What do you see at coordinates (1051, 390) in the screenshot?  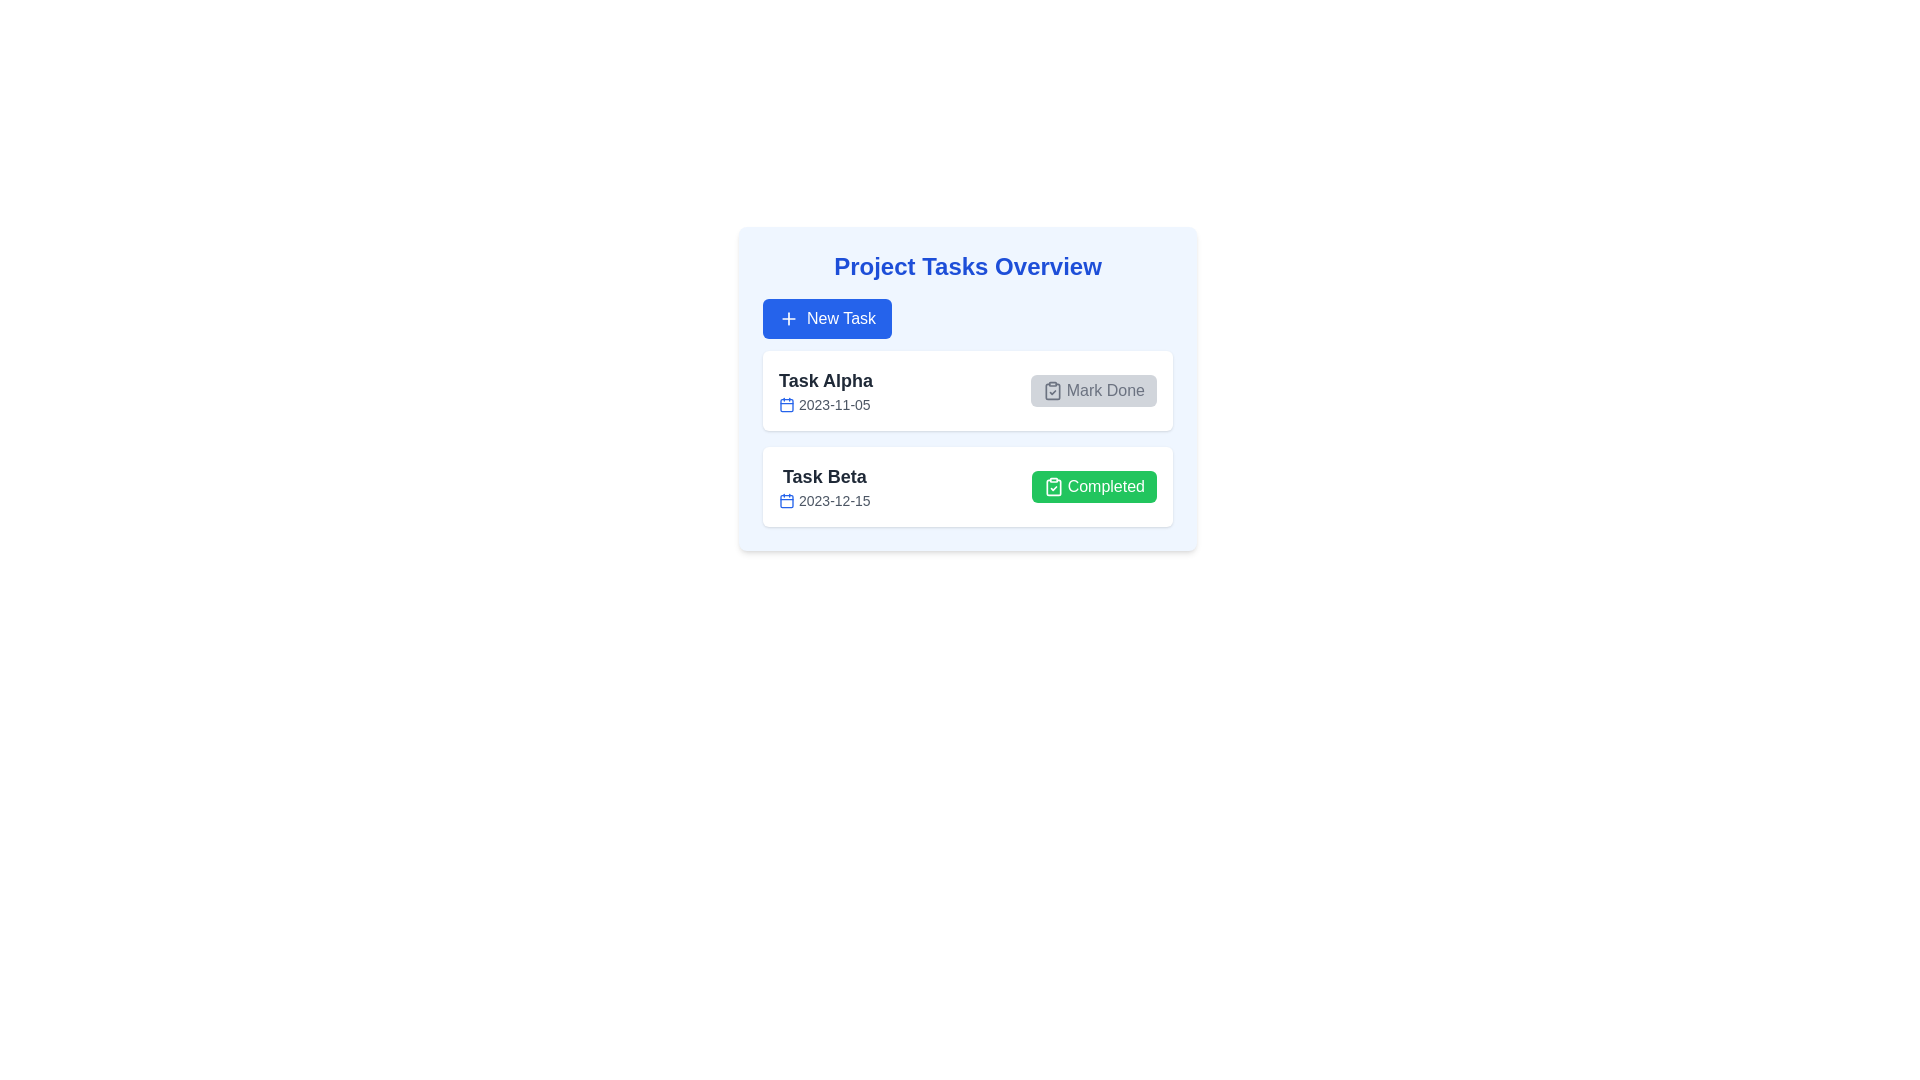 I see `icon representing the action of marking 'Task Alpha' as done, located to the left of the text label within the 'Mark Done' button` at bounding box center [1051, 390].